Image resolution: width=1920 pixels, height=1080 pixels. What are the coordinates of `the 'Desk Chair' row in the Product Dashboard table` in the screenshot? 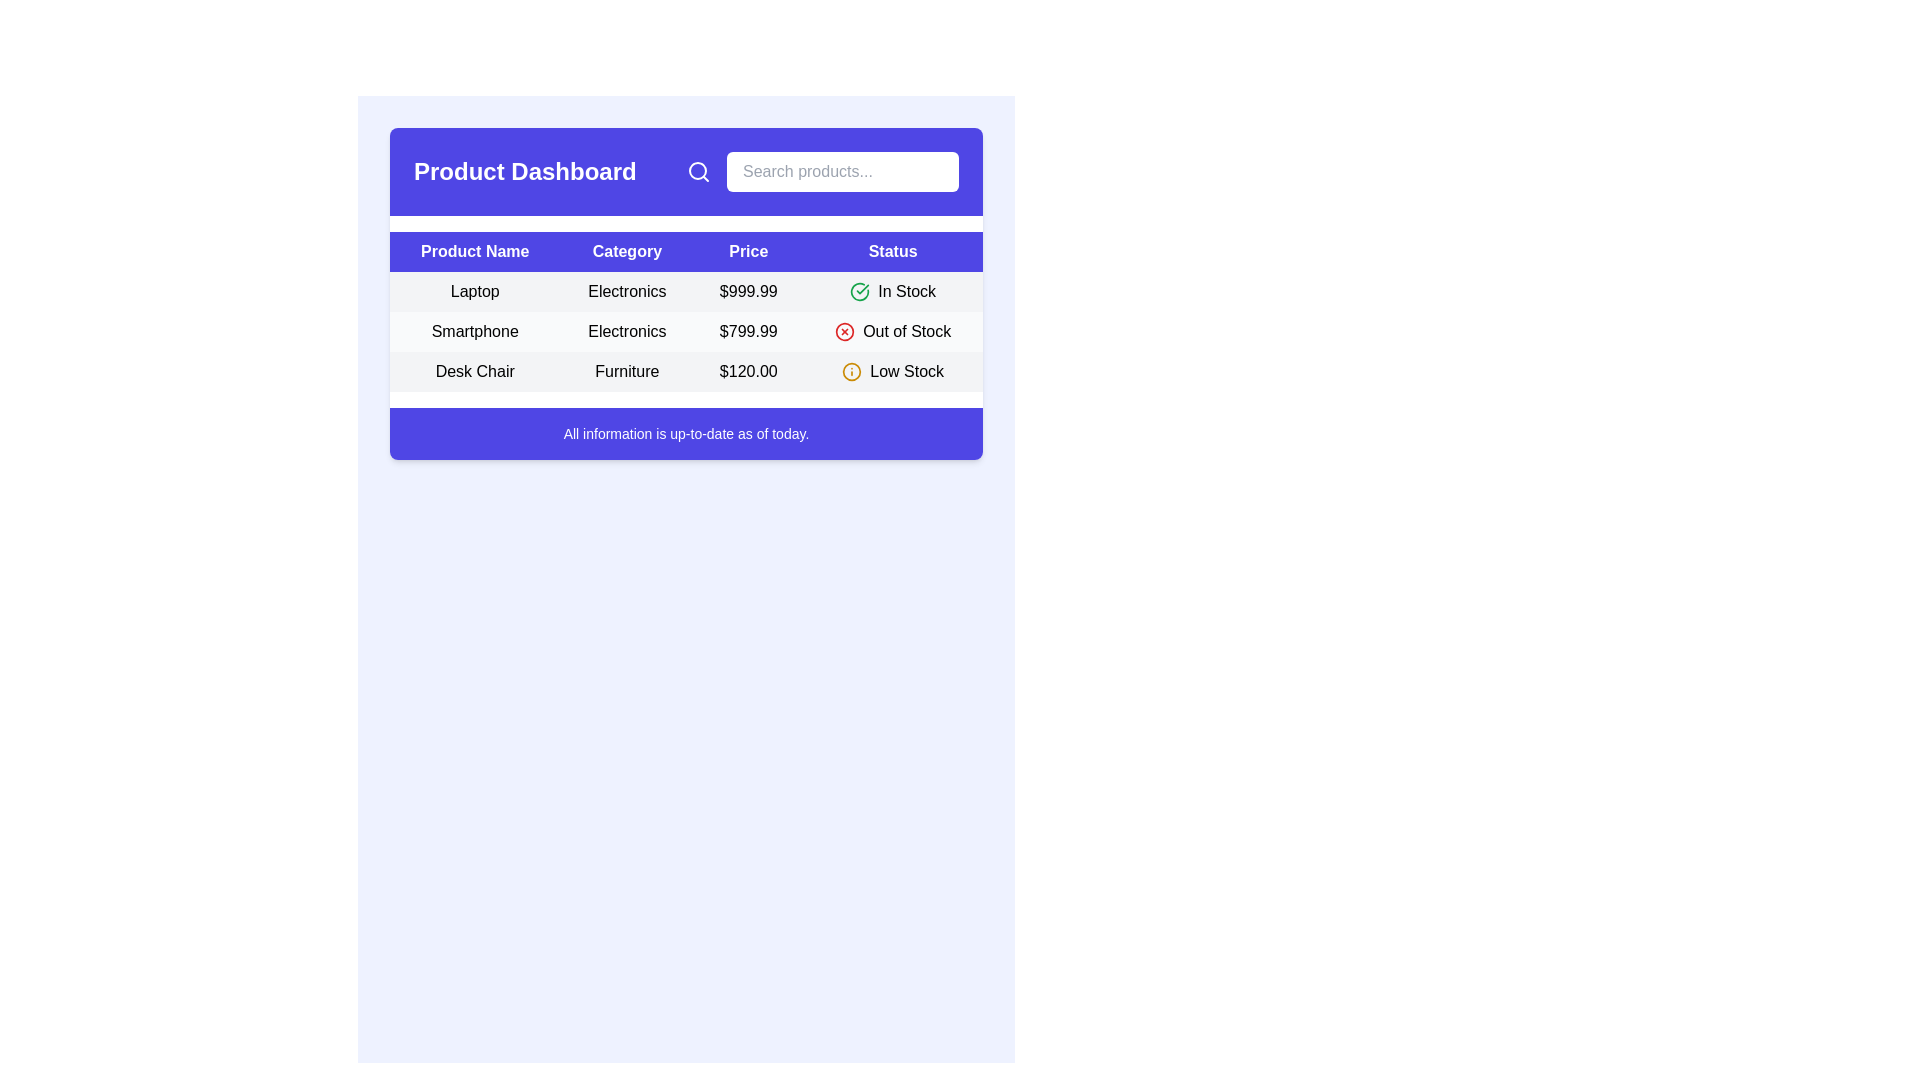 It's located at (686, 371).